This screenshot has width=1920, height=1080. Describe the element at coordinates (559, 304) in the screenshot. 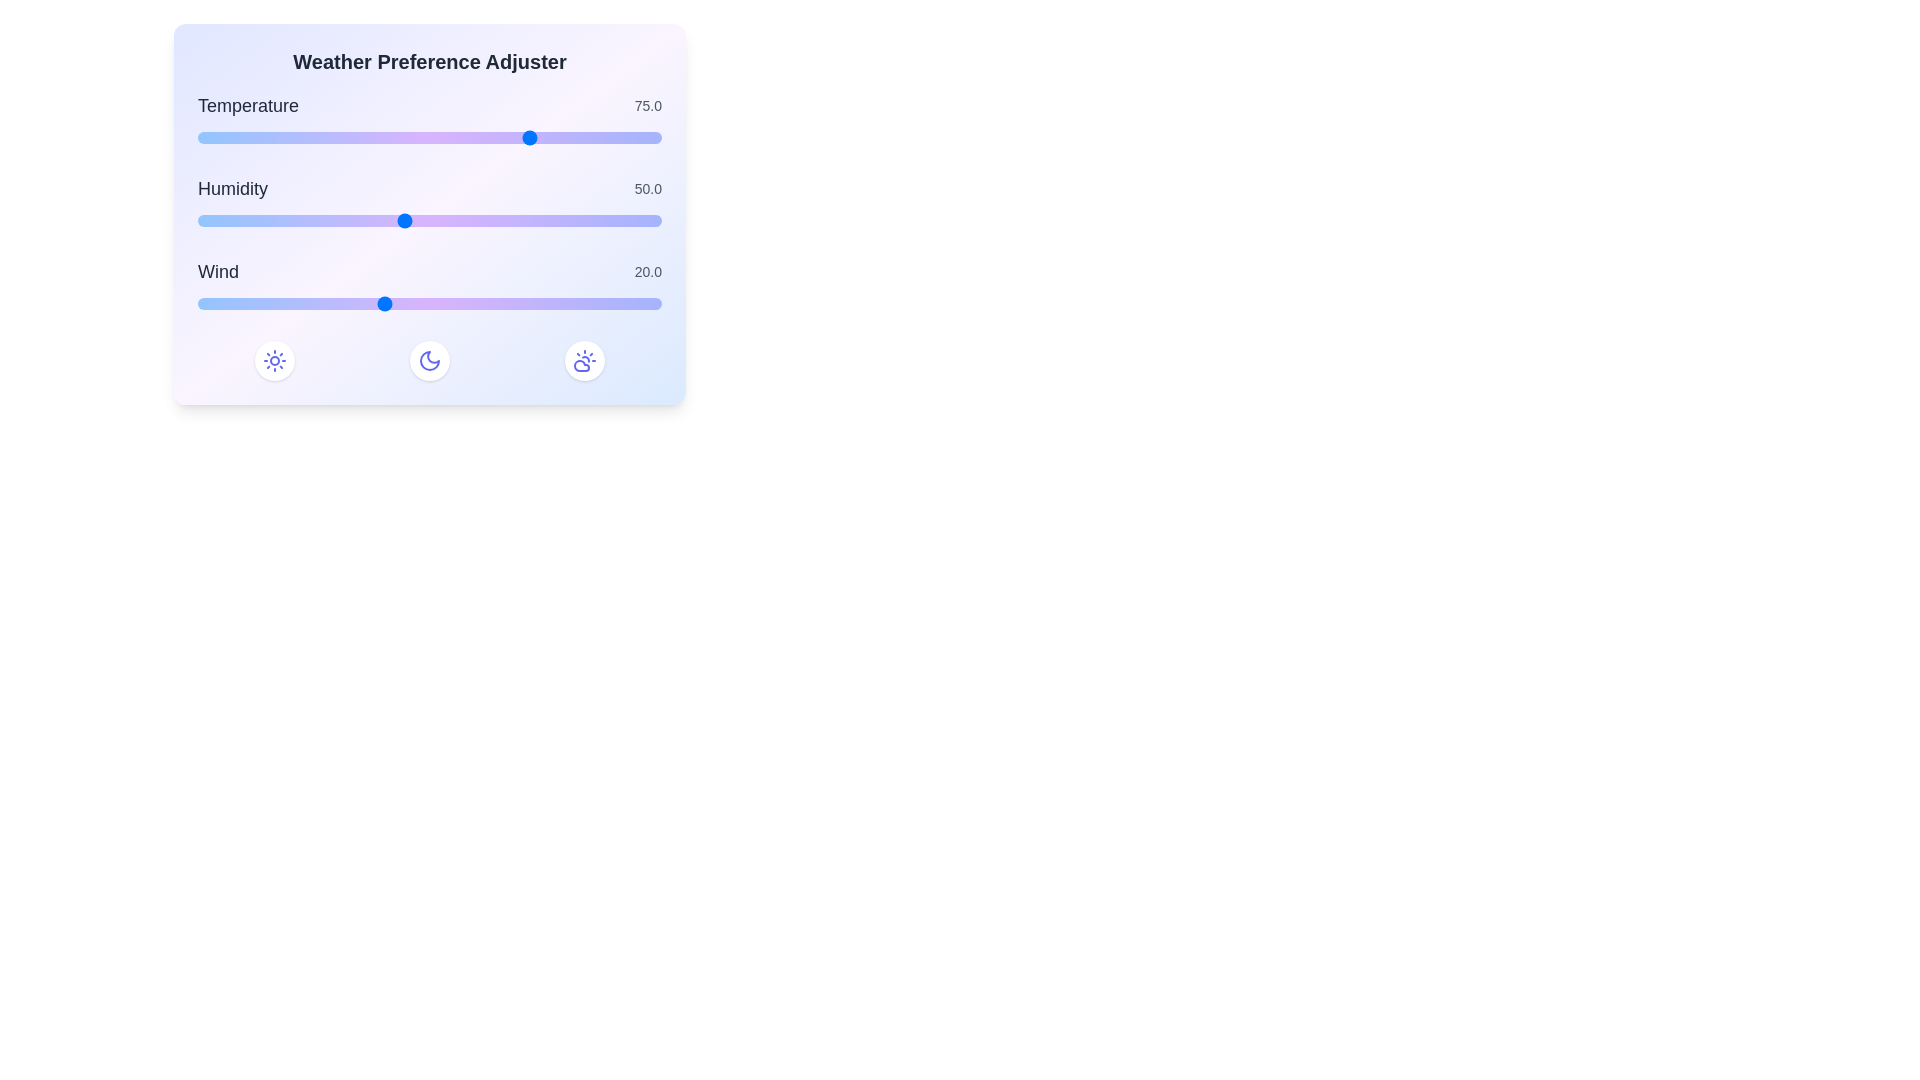

I see `wind preference` at that location.